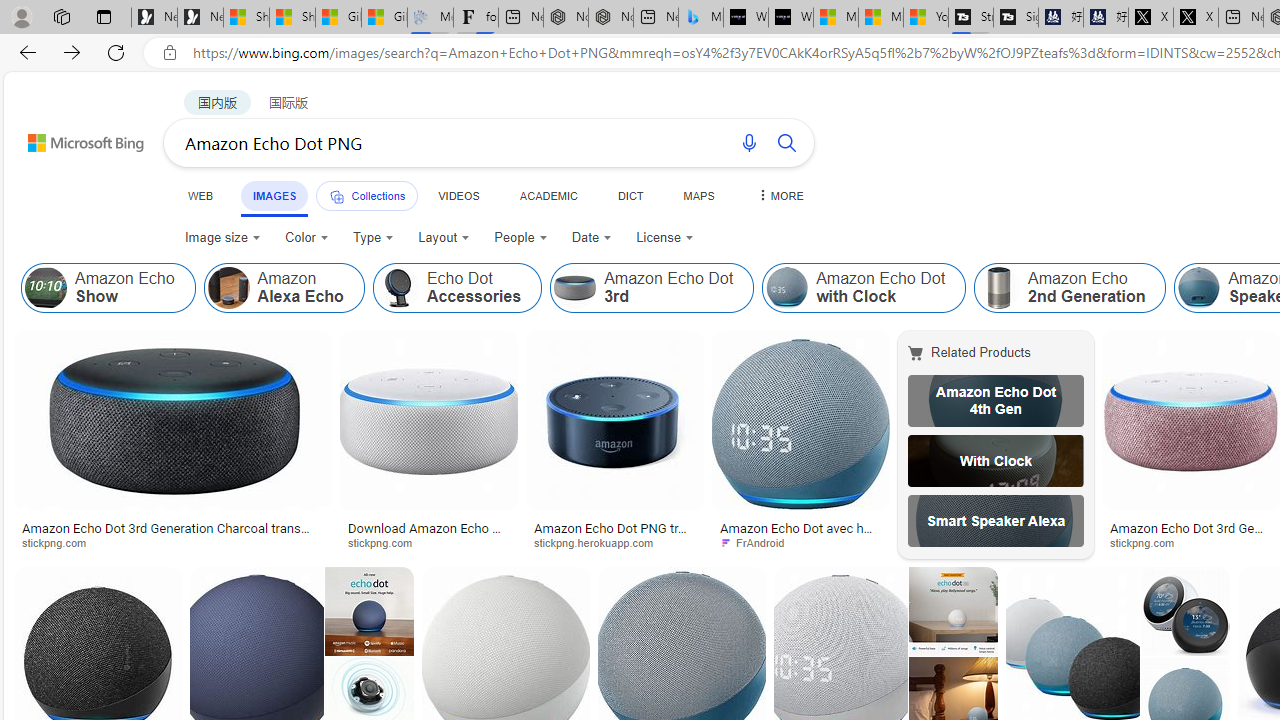 The image size is (1280, 720). What do you see at coordinates (995, 460) in the screenshot?
I see `'With Clock'` at bounding box center [995, 460].